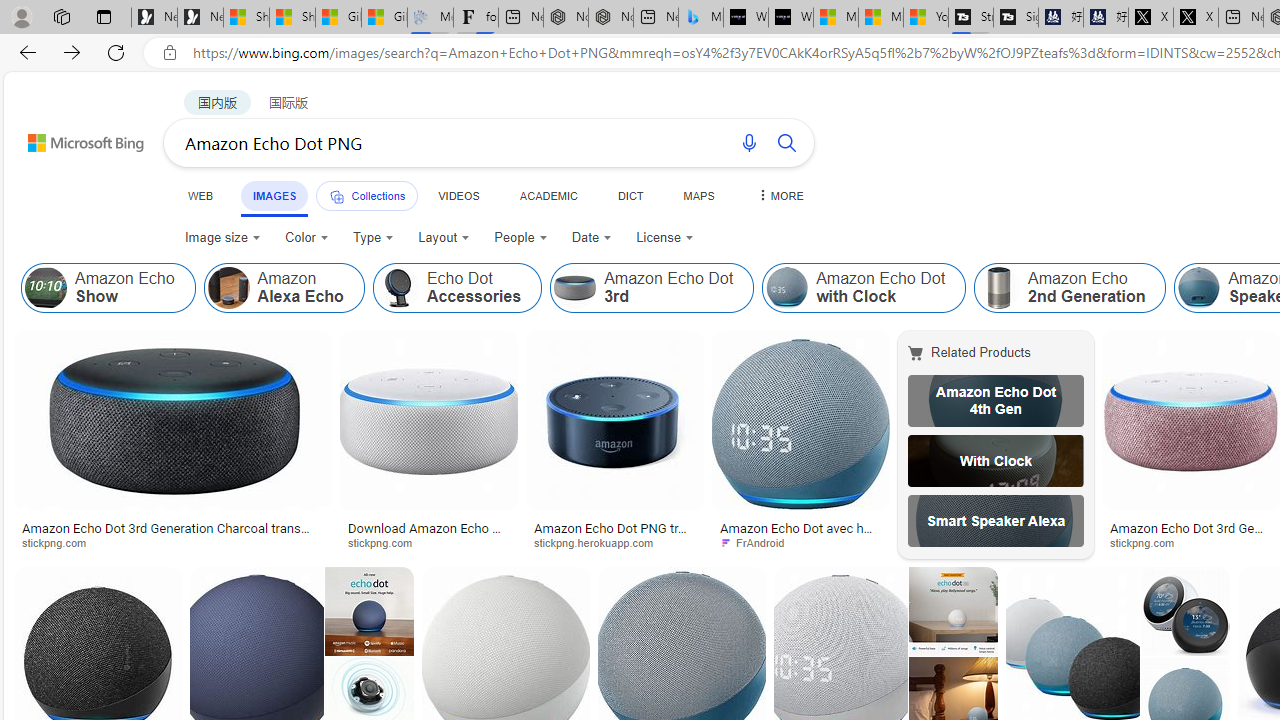 The image size is (1280, 720). What do you see at coordinates (995, 460) in the screenshot?
I see `'With Clock'` at bounding box center [995, 460].